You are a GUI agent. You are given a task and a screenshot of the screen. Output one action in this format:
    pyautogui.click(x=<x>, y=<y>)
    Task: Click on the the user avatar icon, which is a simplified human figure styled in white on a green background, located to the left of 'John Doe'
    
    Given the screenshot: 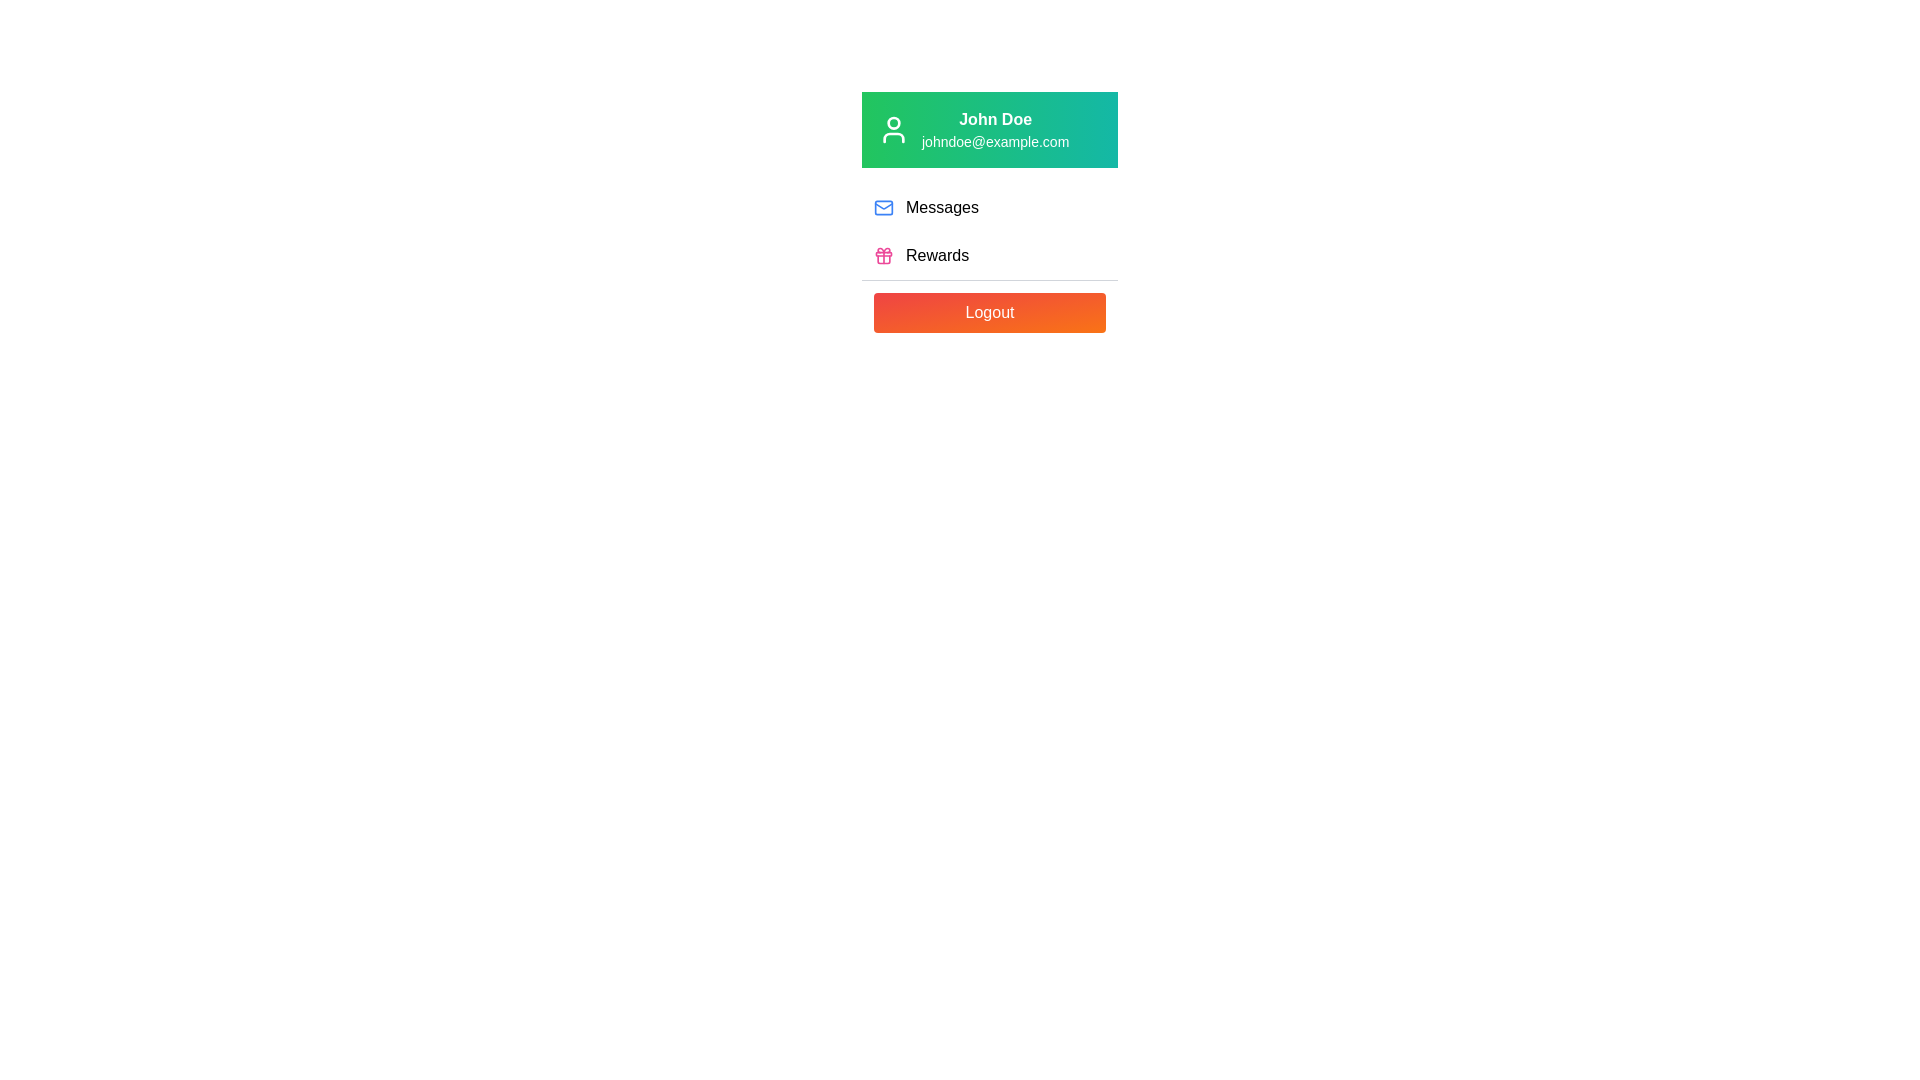 What is the action you would take?
    pyautogui.click(x=892, y=130)
    